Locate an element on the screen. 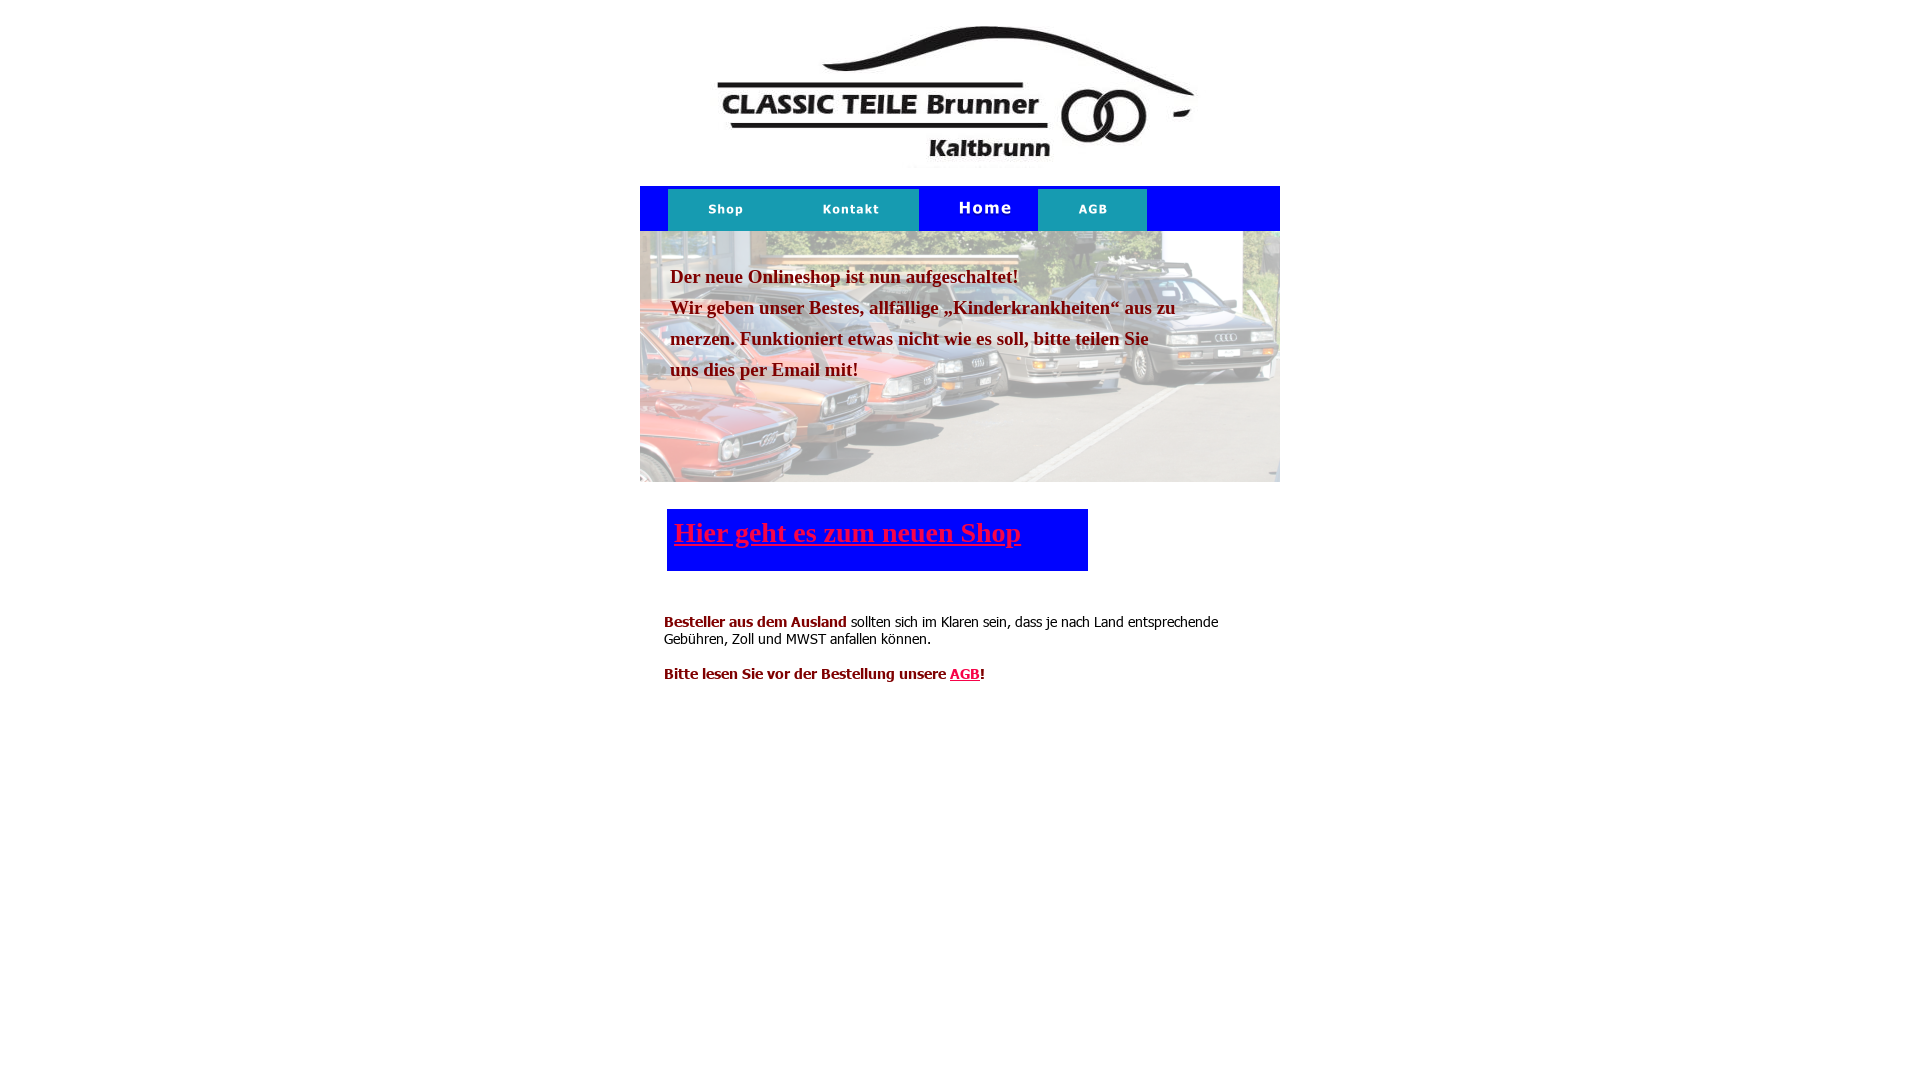  'AGB' is located at coordinates (964, 672).